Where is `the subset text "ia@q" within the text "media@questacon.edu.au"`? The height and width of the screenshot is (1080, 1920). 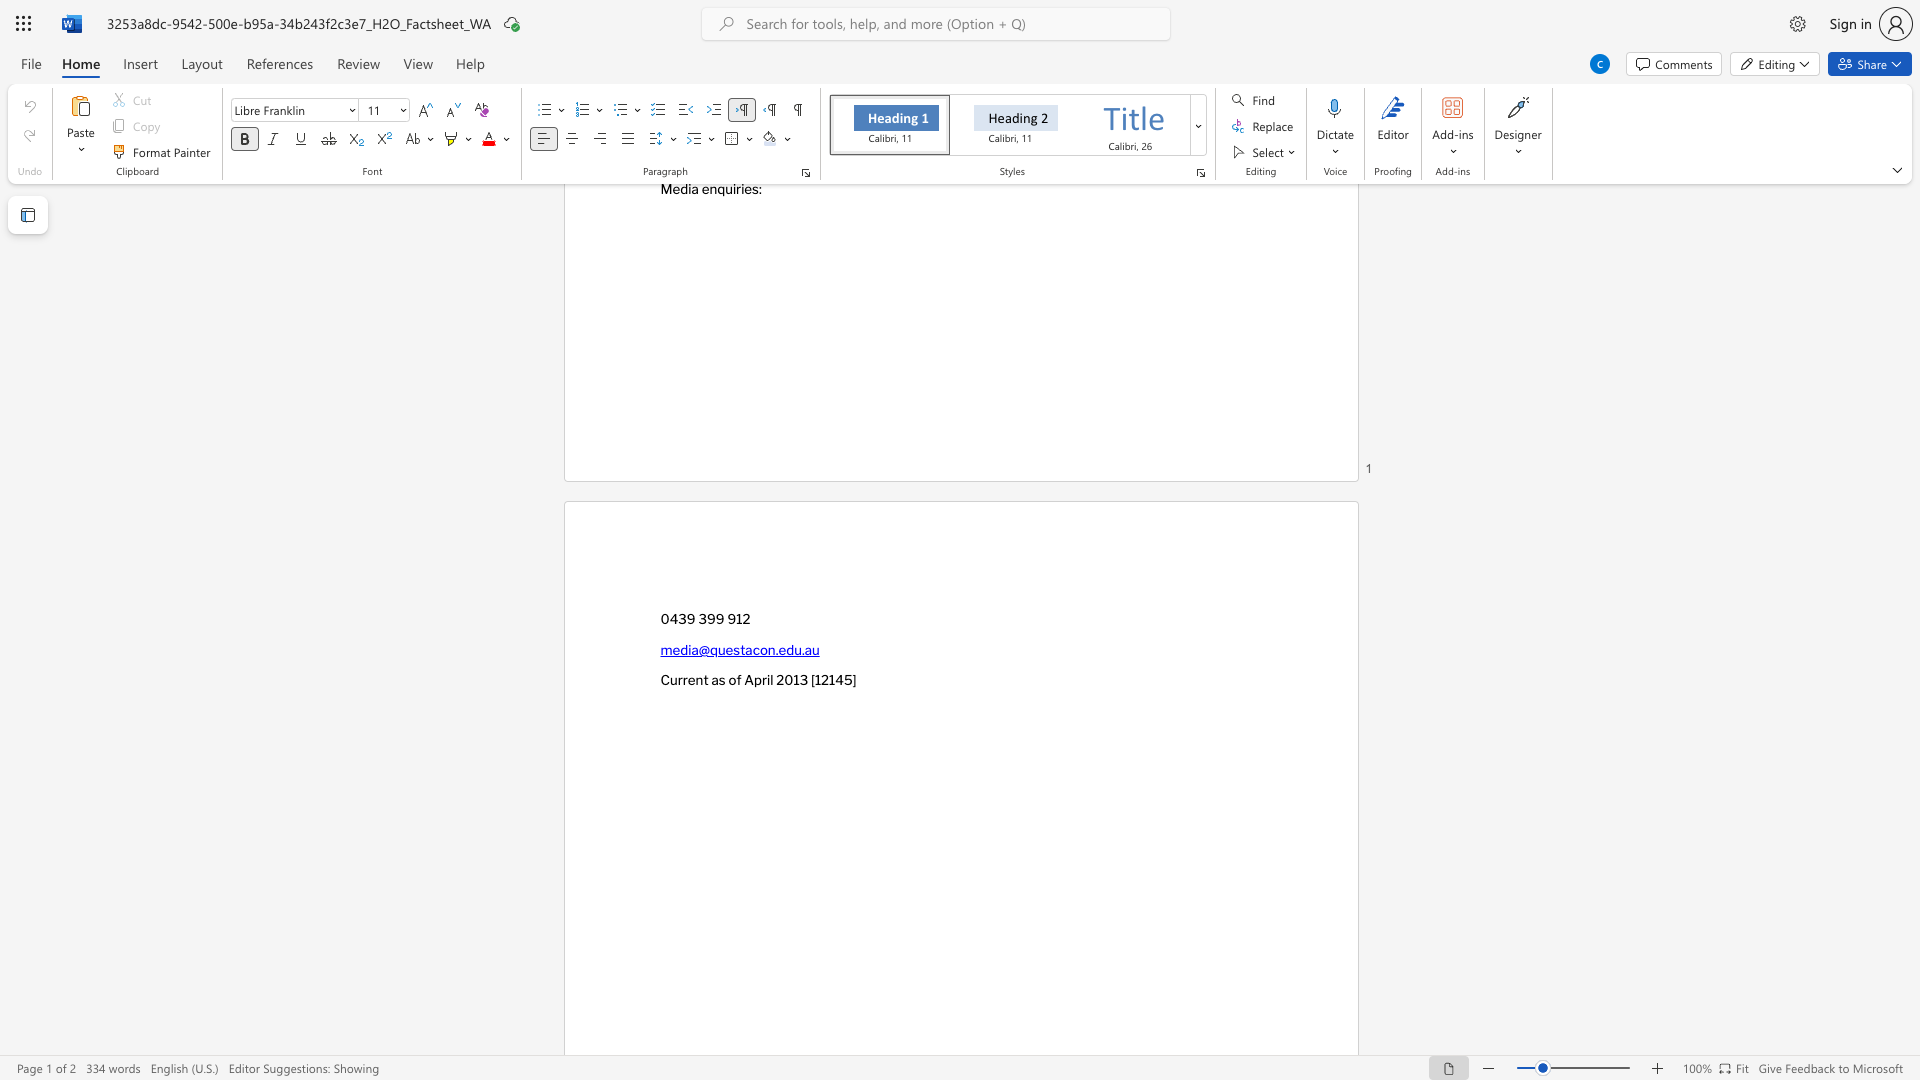 the subset text "ia@q" within the text "media@questacon.edu.au" is located at coordinates (688, 649).